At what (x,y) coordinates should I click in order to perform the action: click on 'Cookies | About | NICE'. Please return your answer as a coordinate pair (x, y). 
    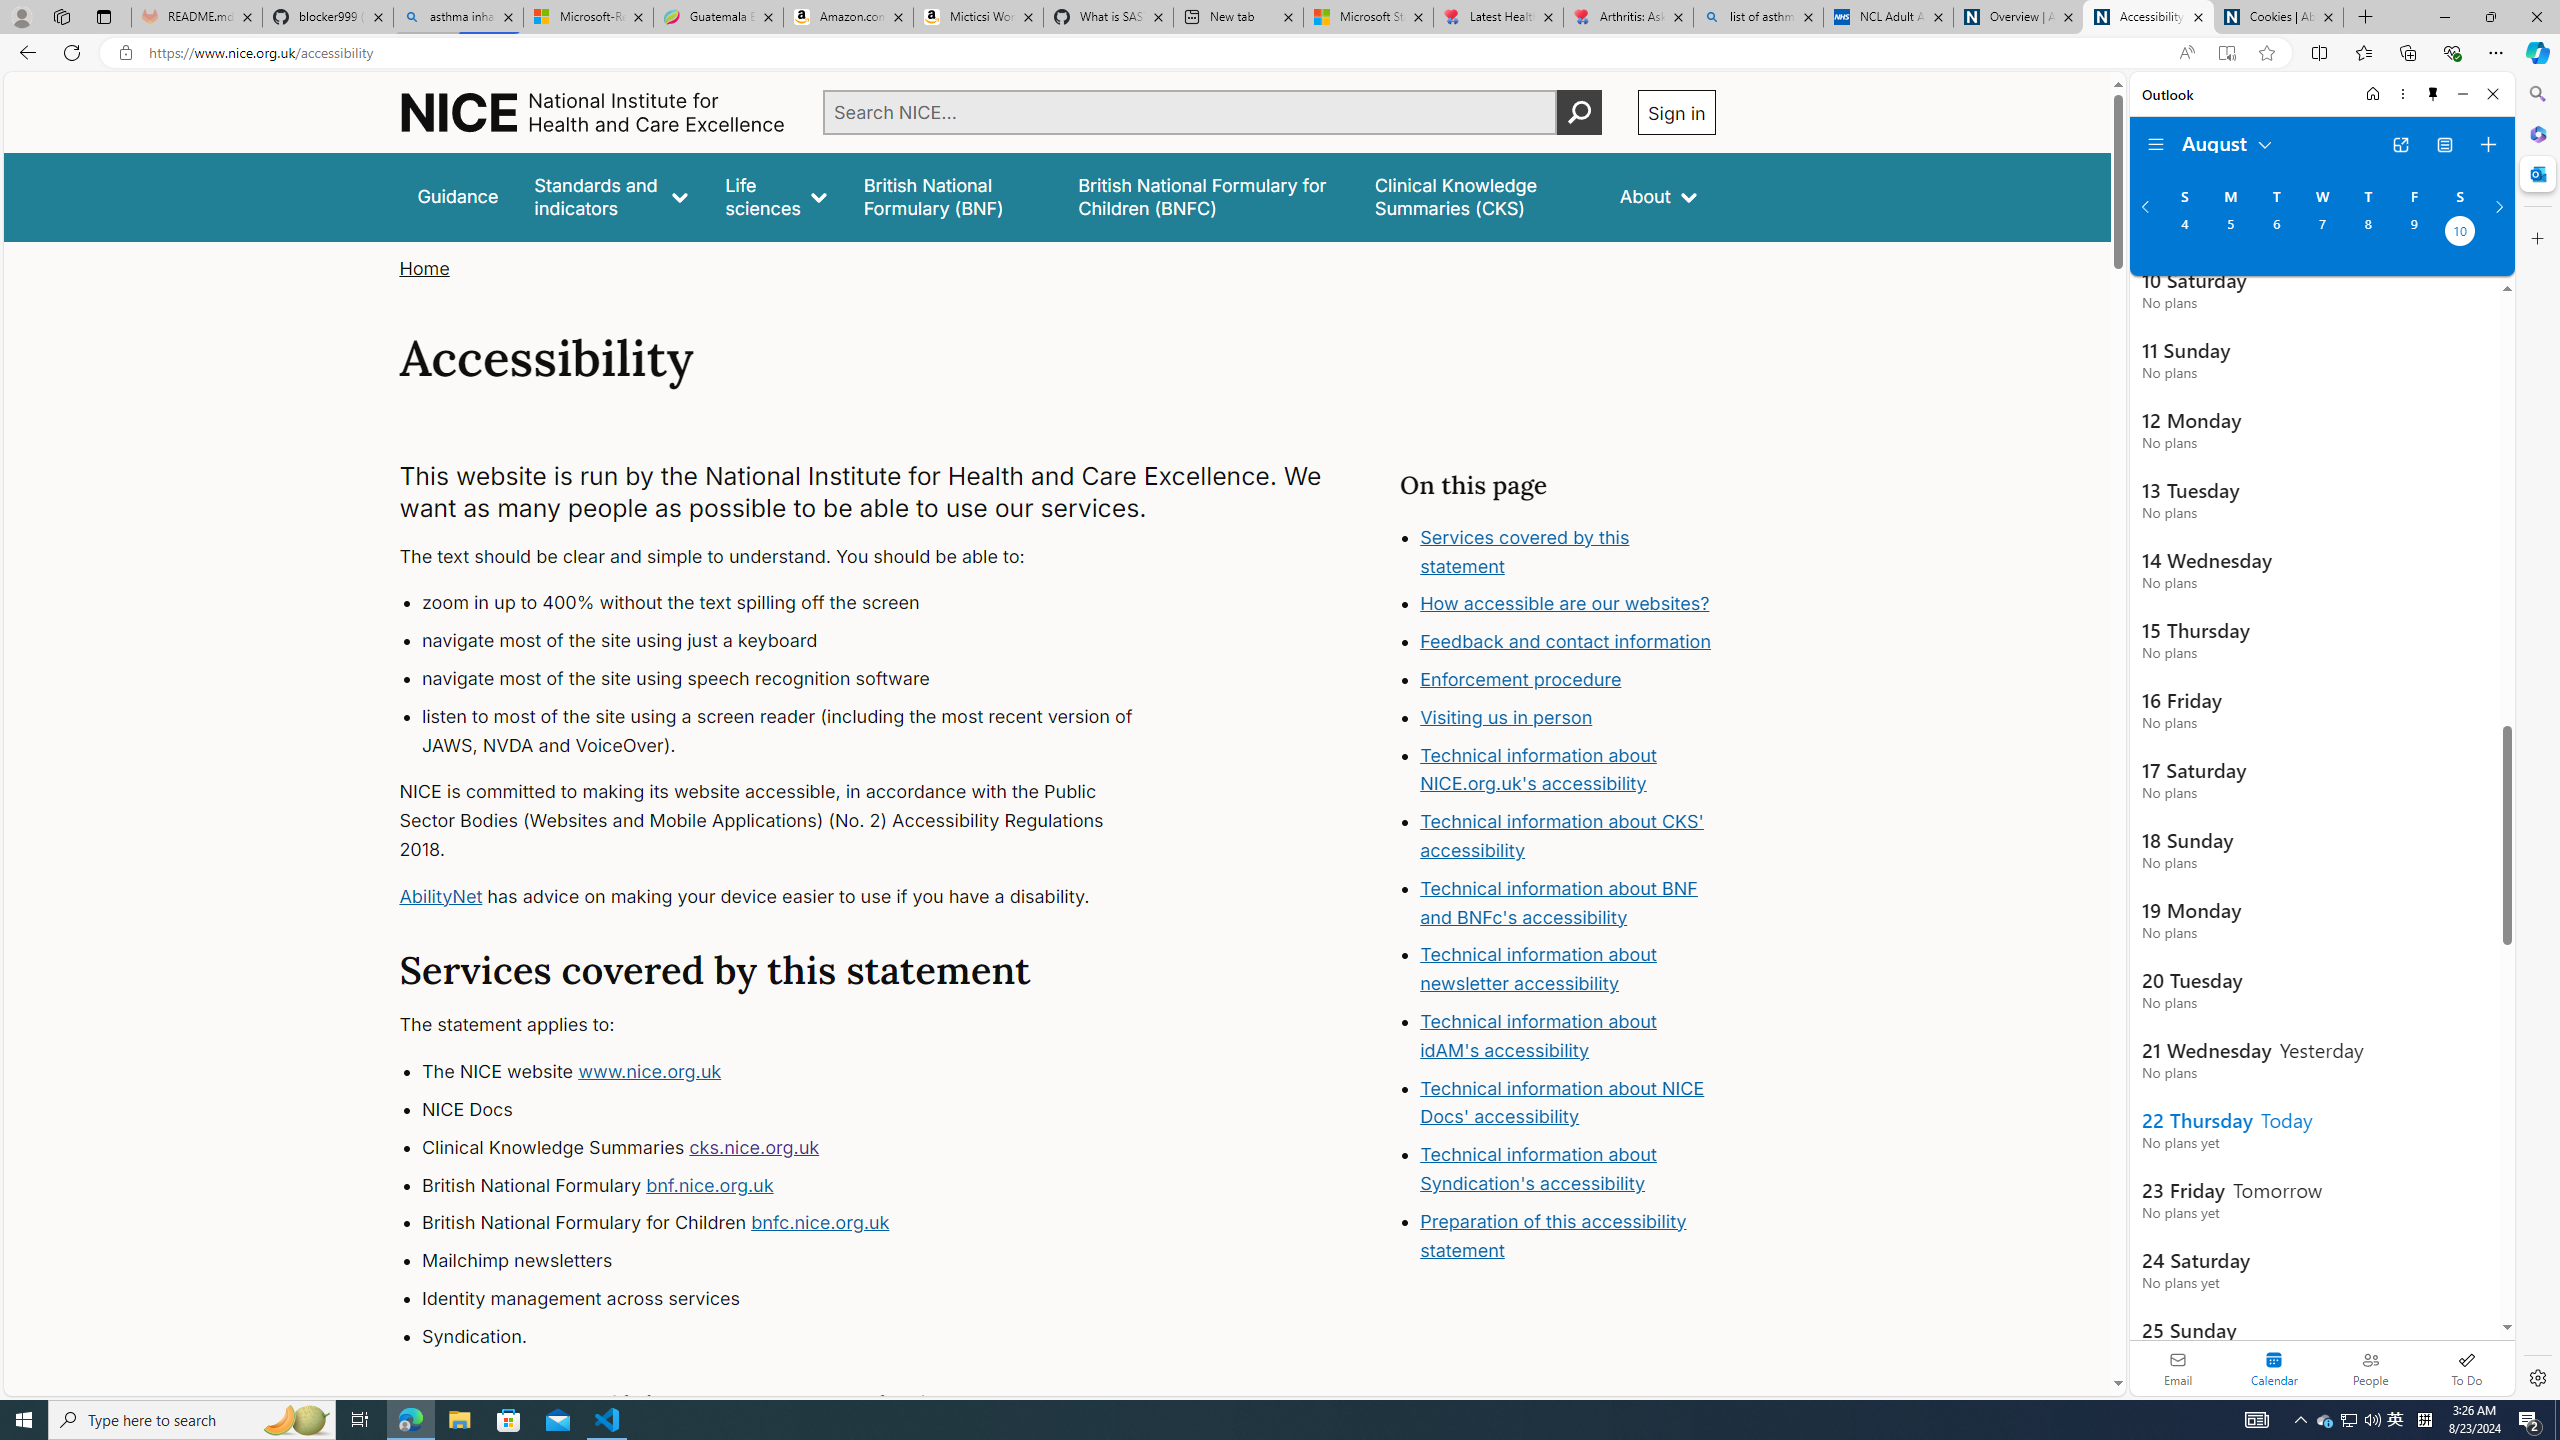
    Looking at the image, I should click on (2278, 16).